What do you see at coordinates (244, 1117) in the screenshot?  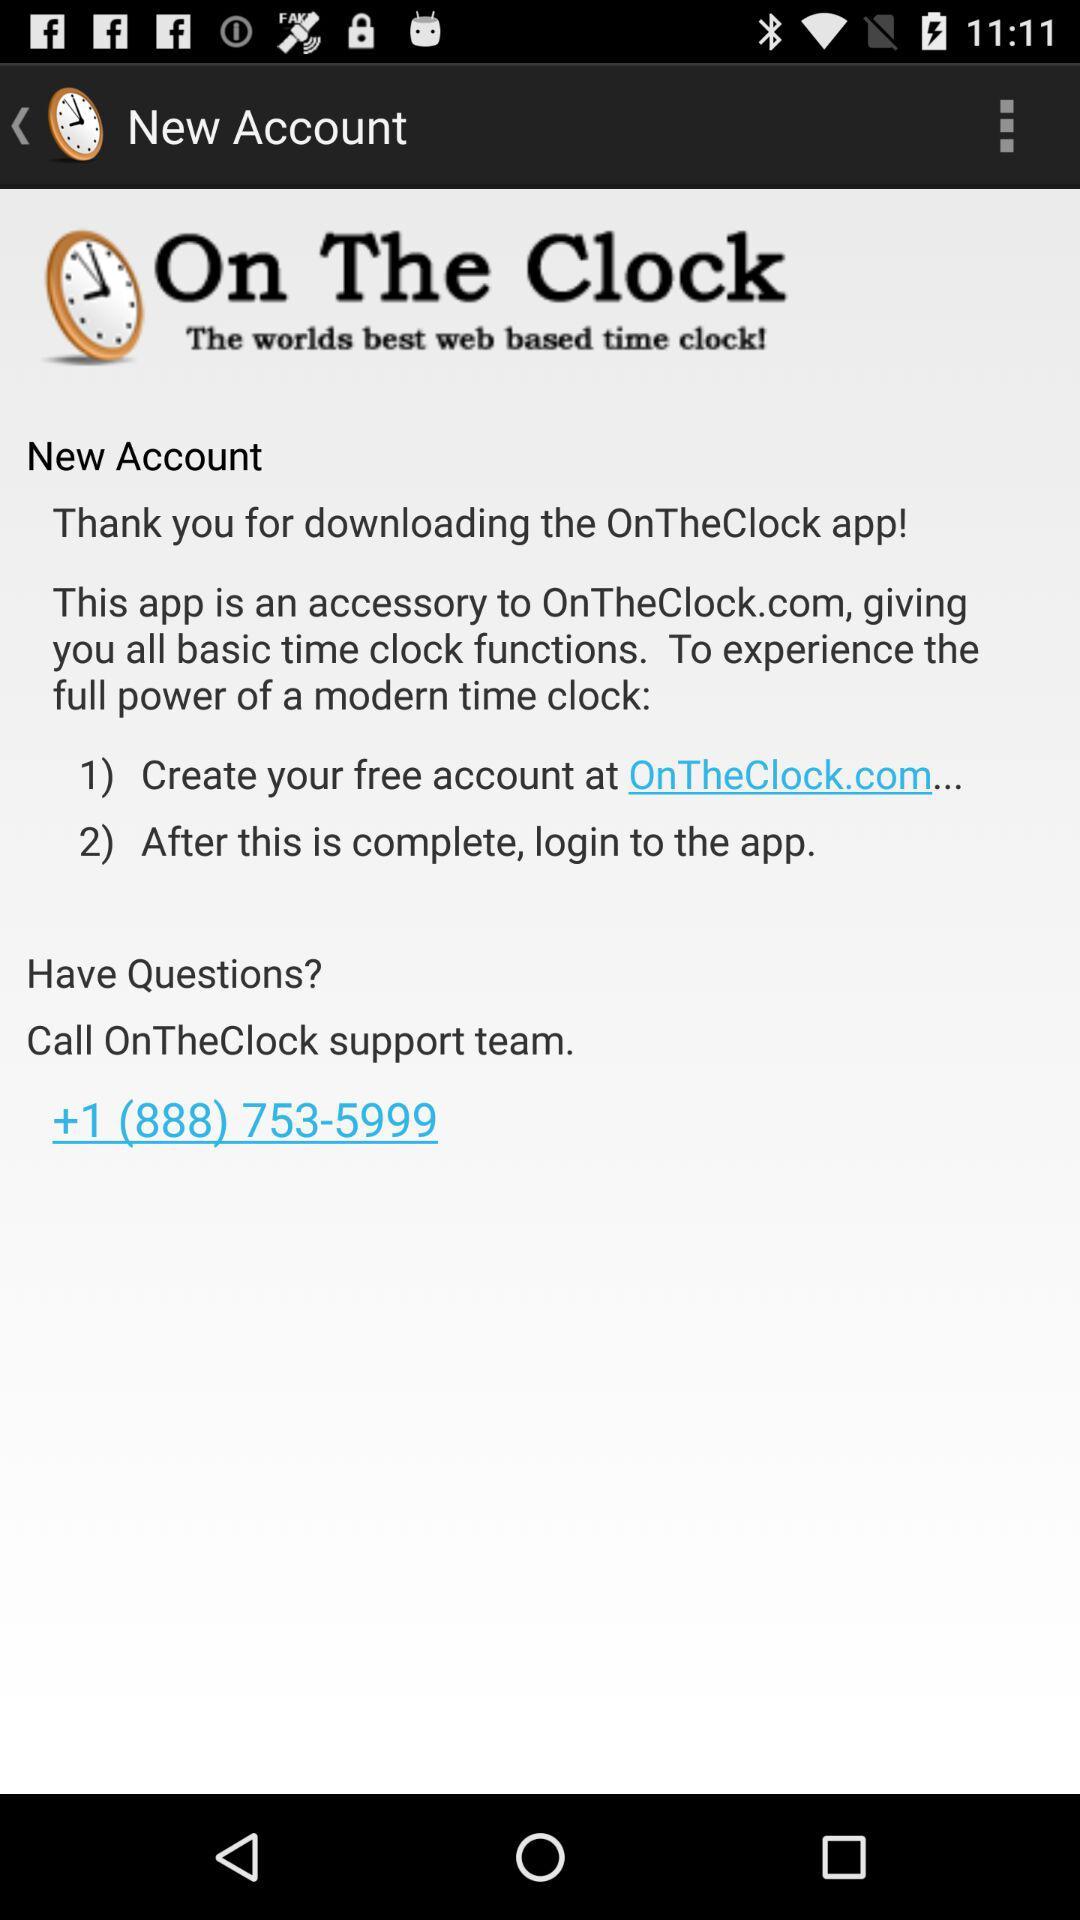 I see `1 888 753` at bounding box center [244, 1117].